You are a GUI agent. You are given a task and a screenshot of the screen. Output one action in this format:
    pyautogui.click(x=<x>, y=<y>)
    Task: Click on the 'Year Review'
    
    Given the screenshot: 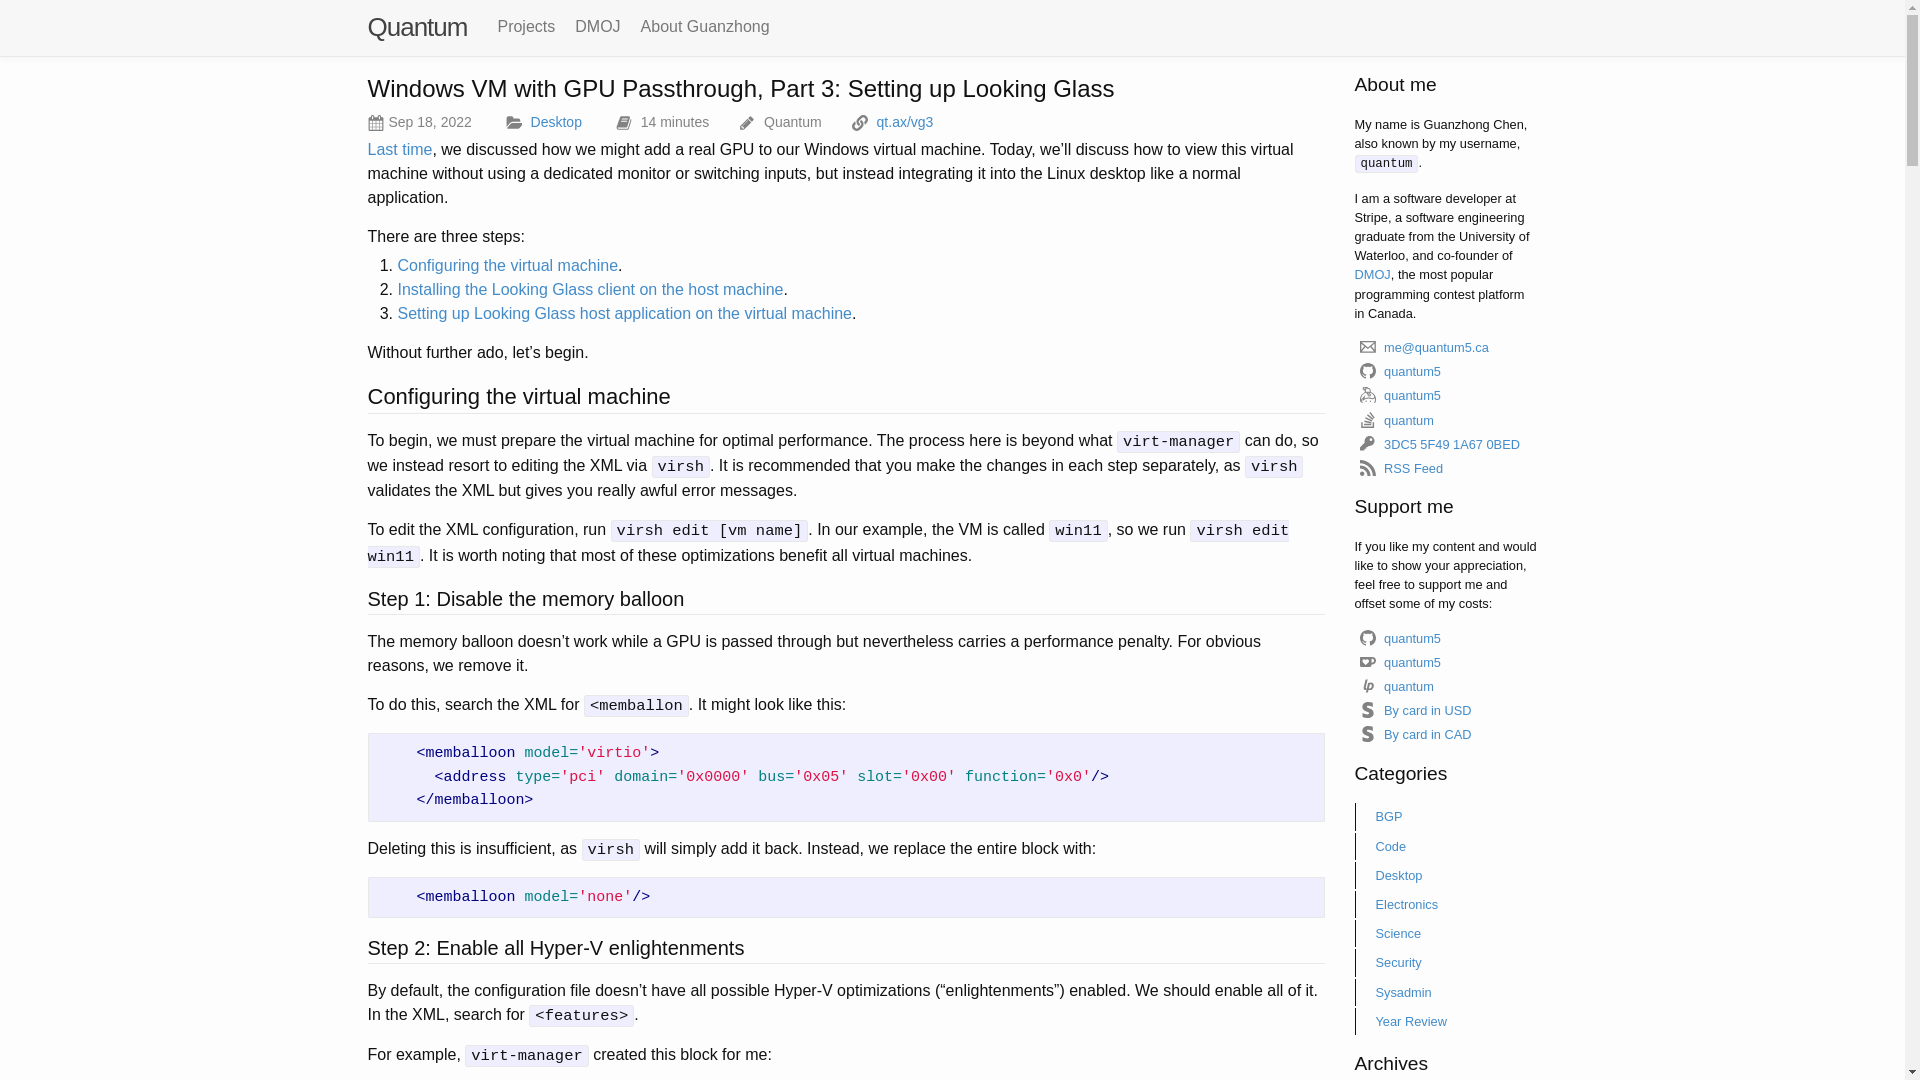 What is the action you would take?
    pyautogui.click(x=1445, y=1021)
    